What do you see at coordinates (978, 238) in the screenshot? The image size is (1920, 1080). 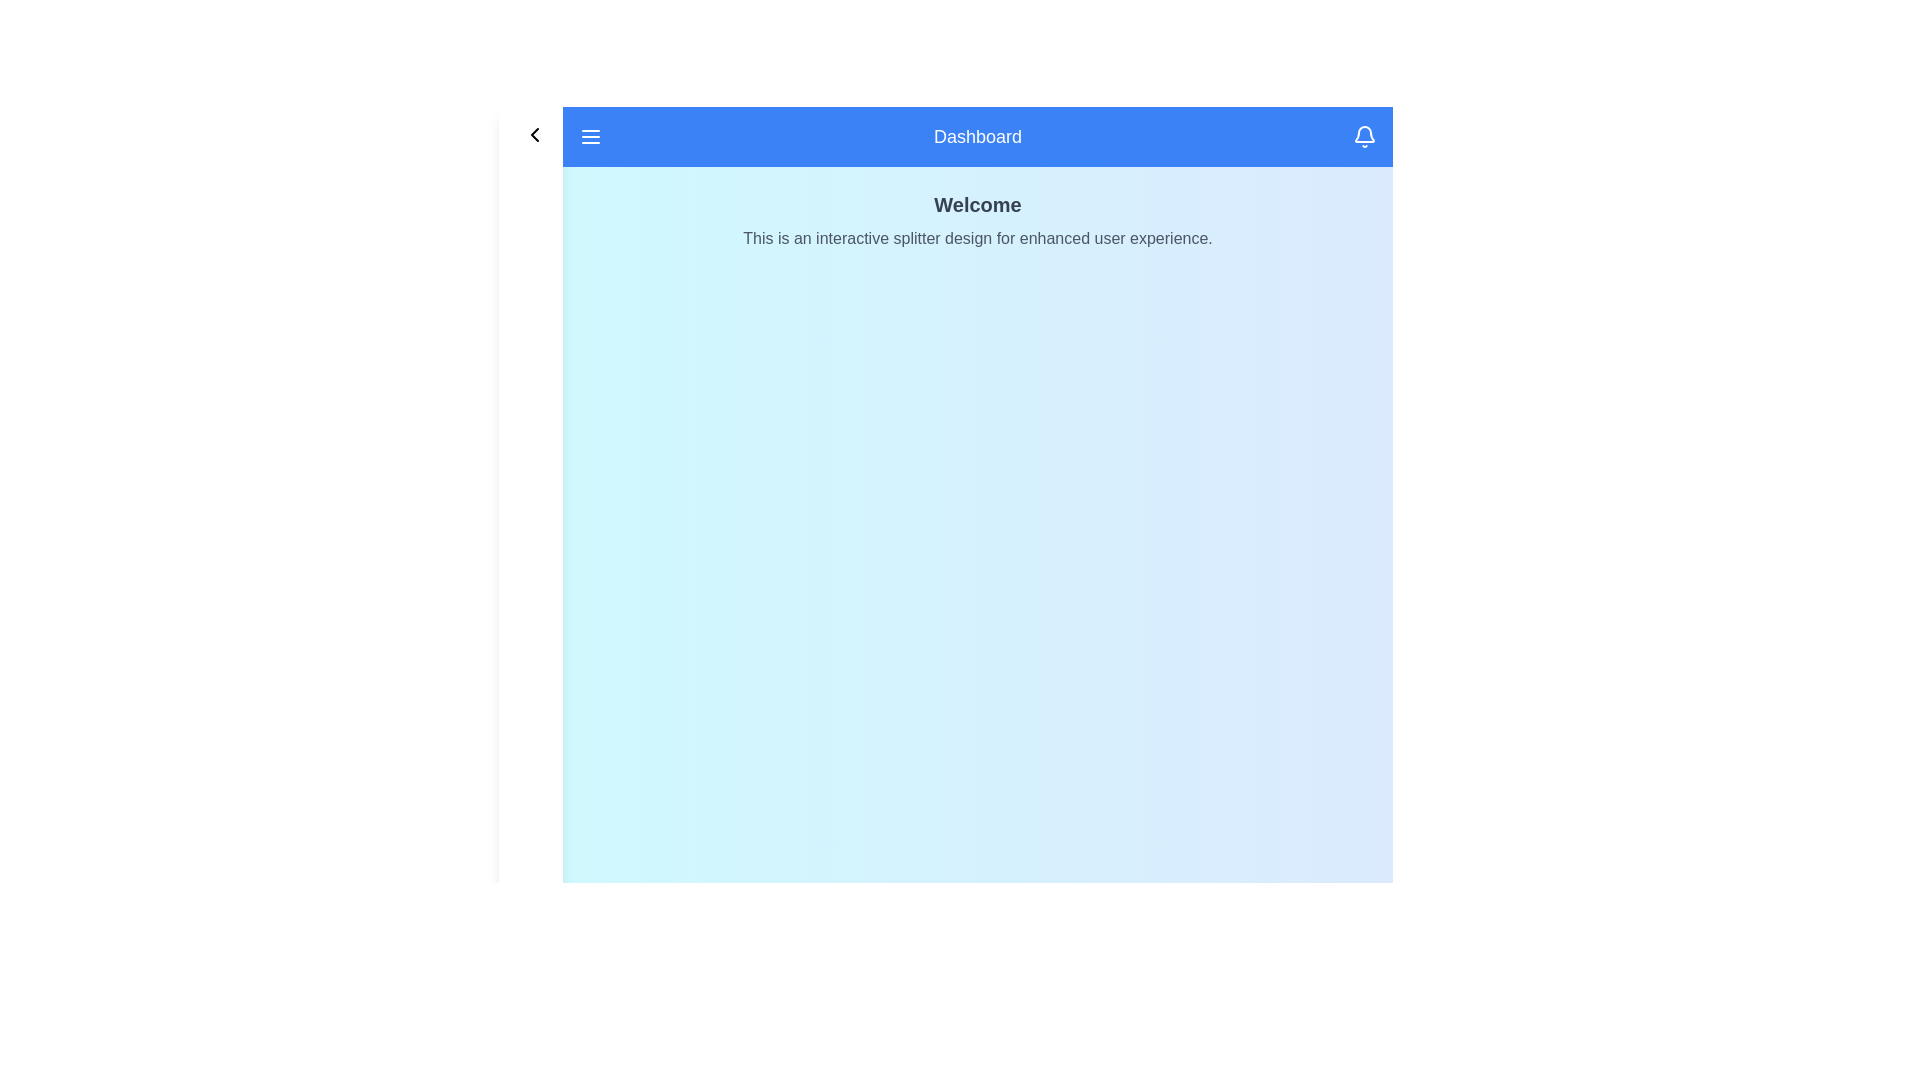 I see `the informative description text located directly beneath the 'Welcome' text, which provides additional context to the message` at bounding box center [978, 238].